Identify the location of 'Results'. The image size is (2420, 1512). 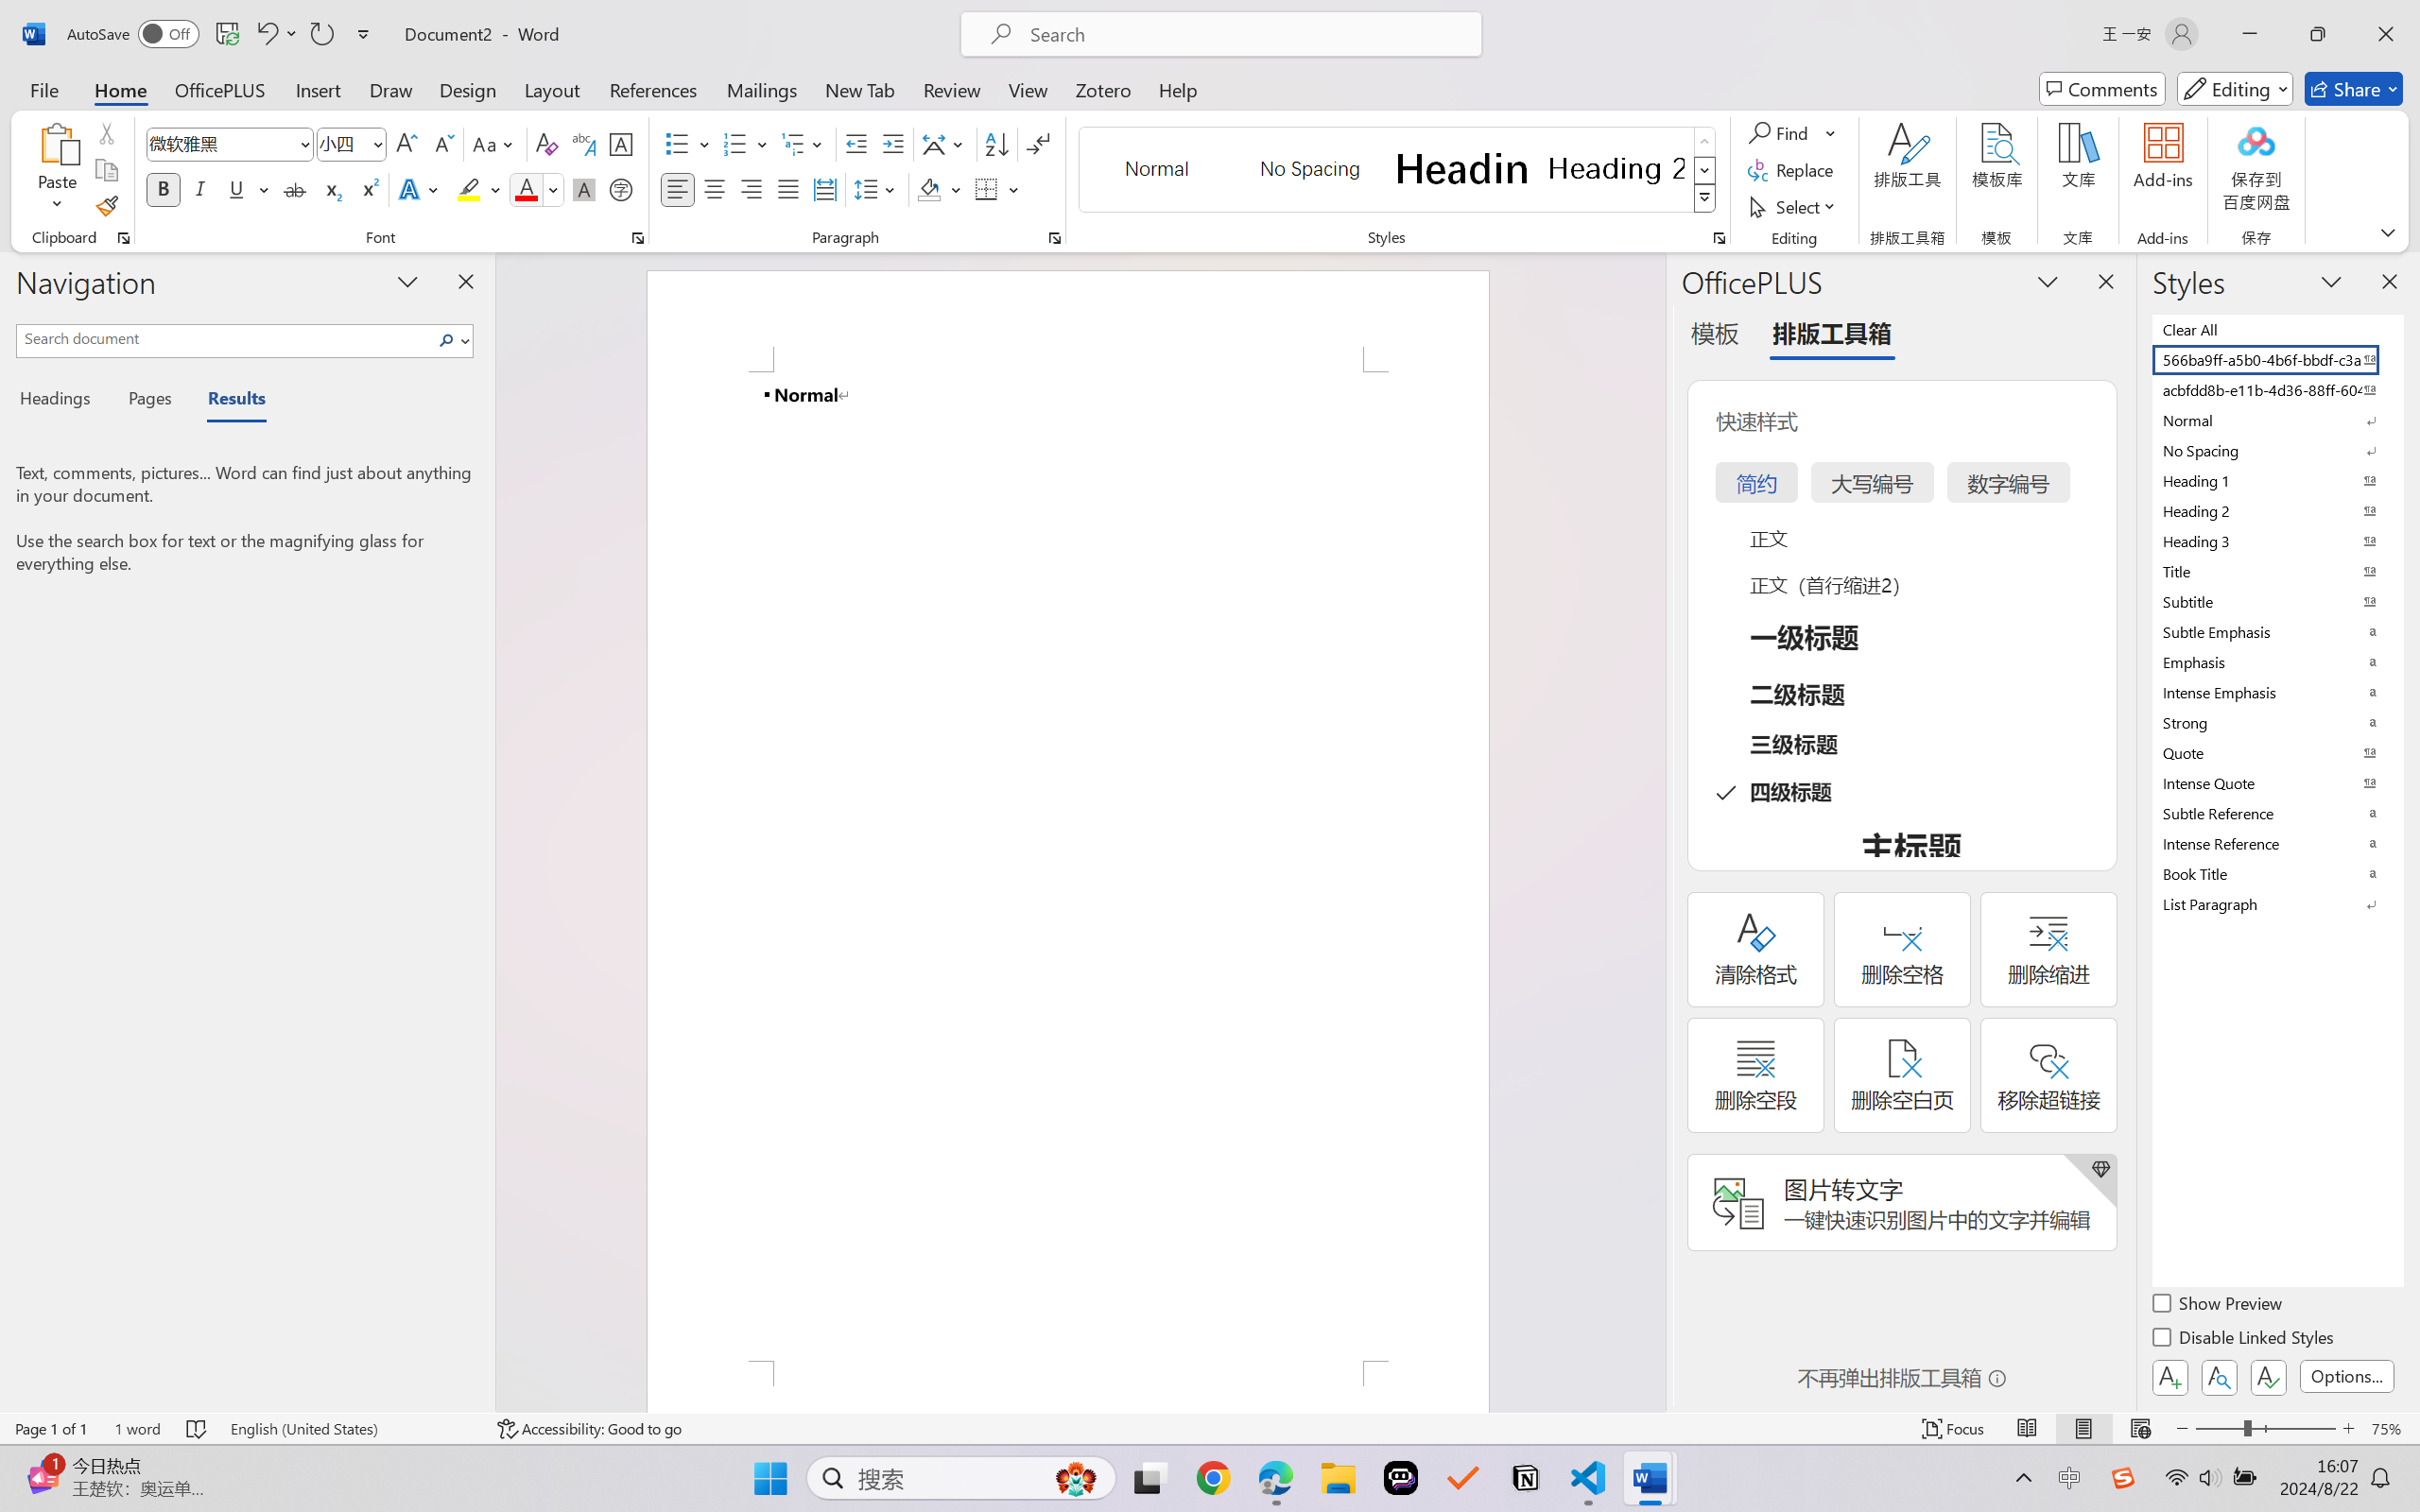
(226, 401).